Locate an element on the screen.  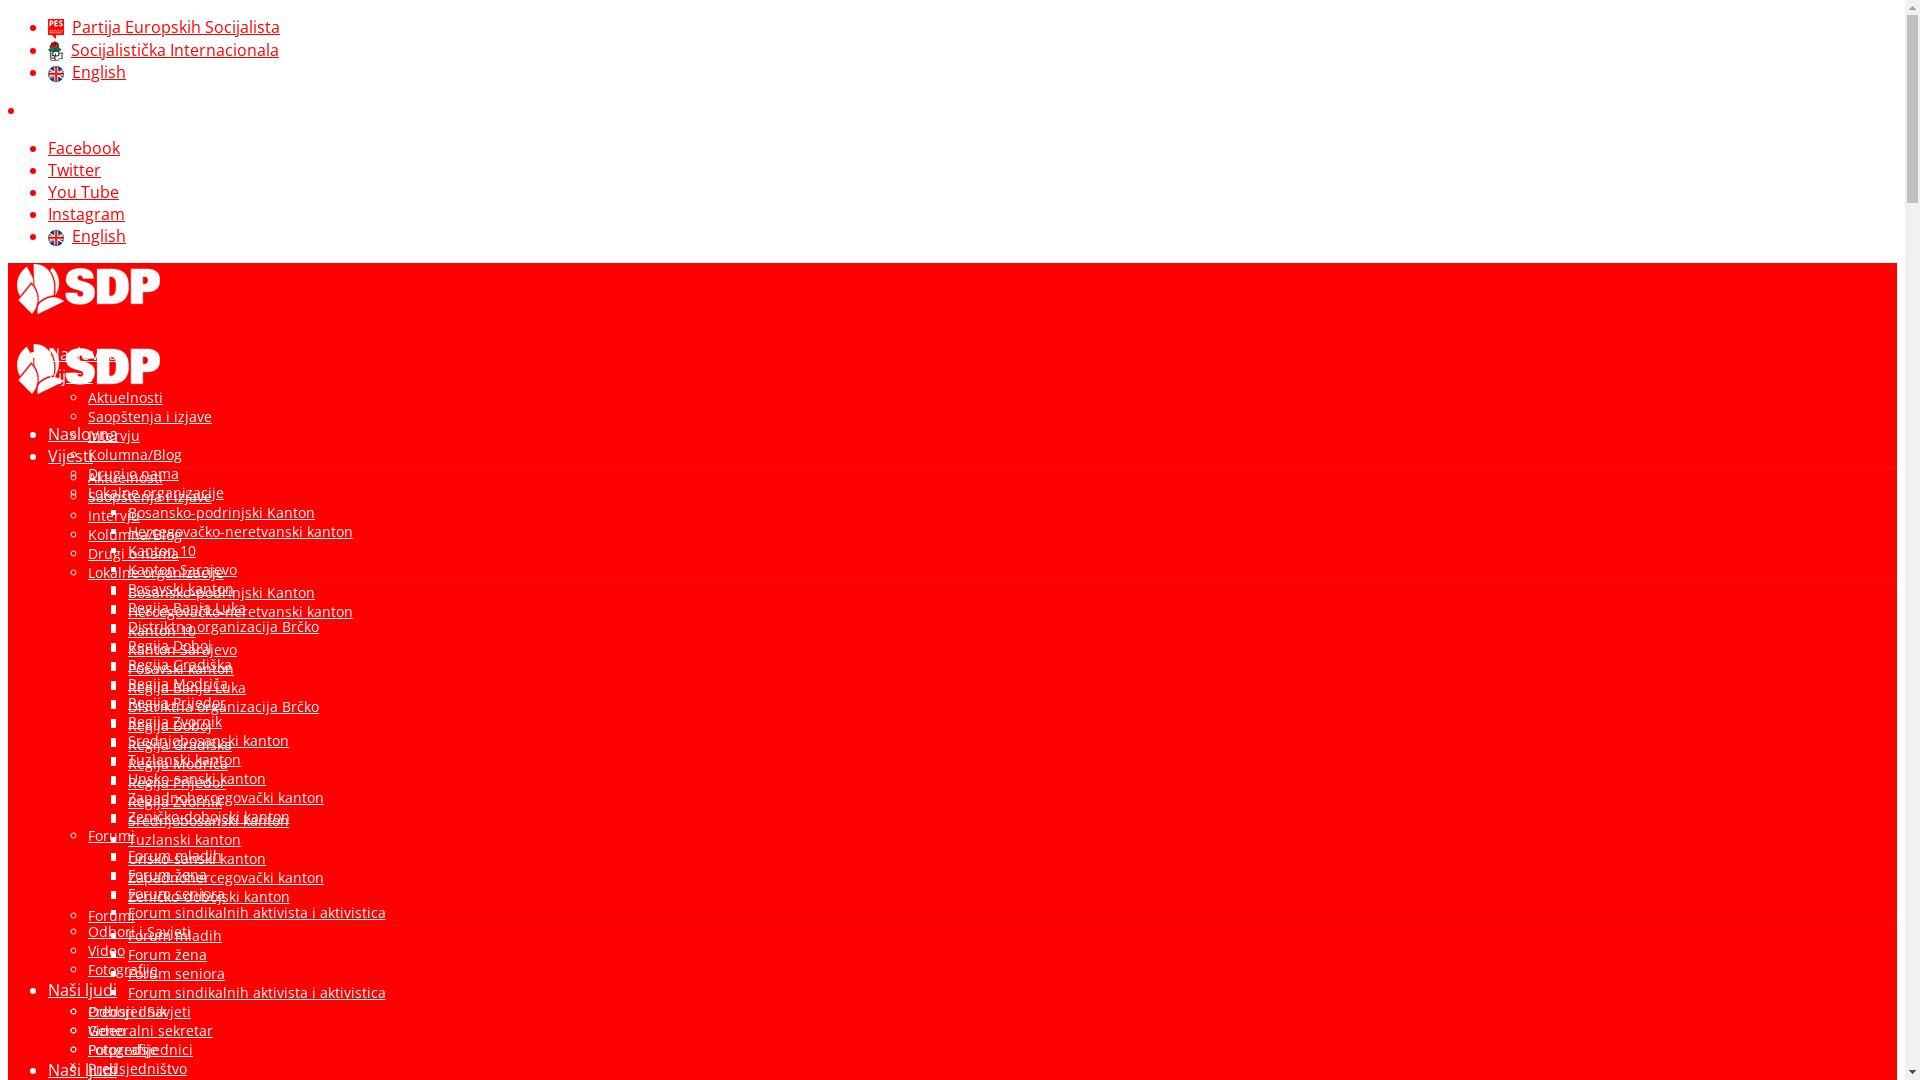
'Drugi o nama' is located at coordinates (86, 473).